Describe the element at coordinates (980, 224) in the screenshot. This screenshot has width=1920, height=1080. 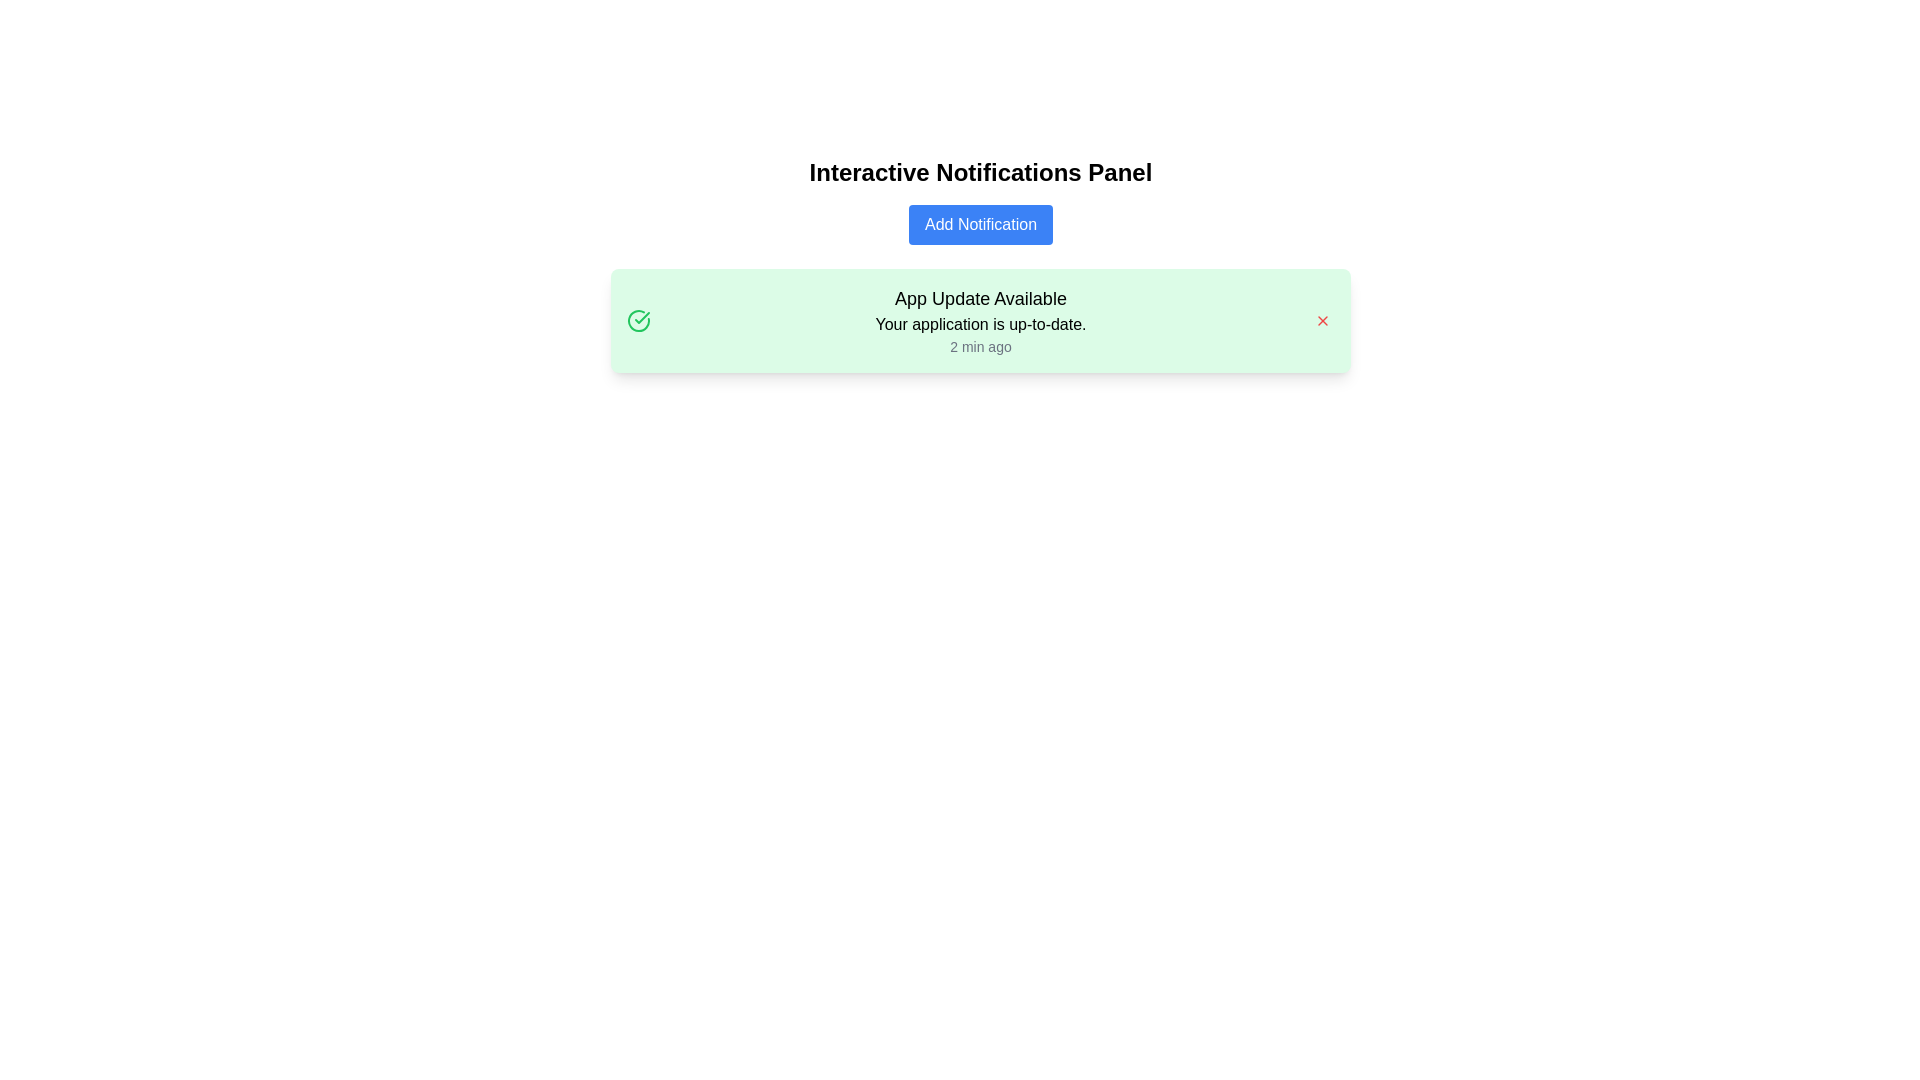
I see `the button that allows users to add a notification, which is located just below the 'Interactive Notifications Panel' heading` at that location.